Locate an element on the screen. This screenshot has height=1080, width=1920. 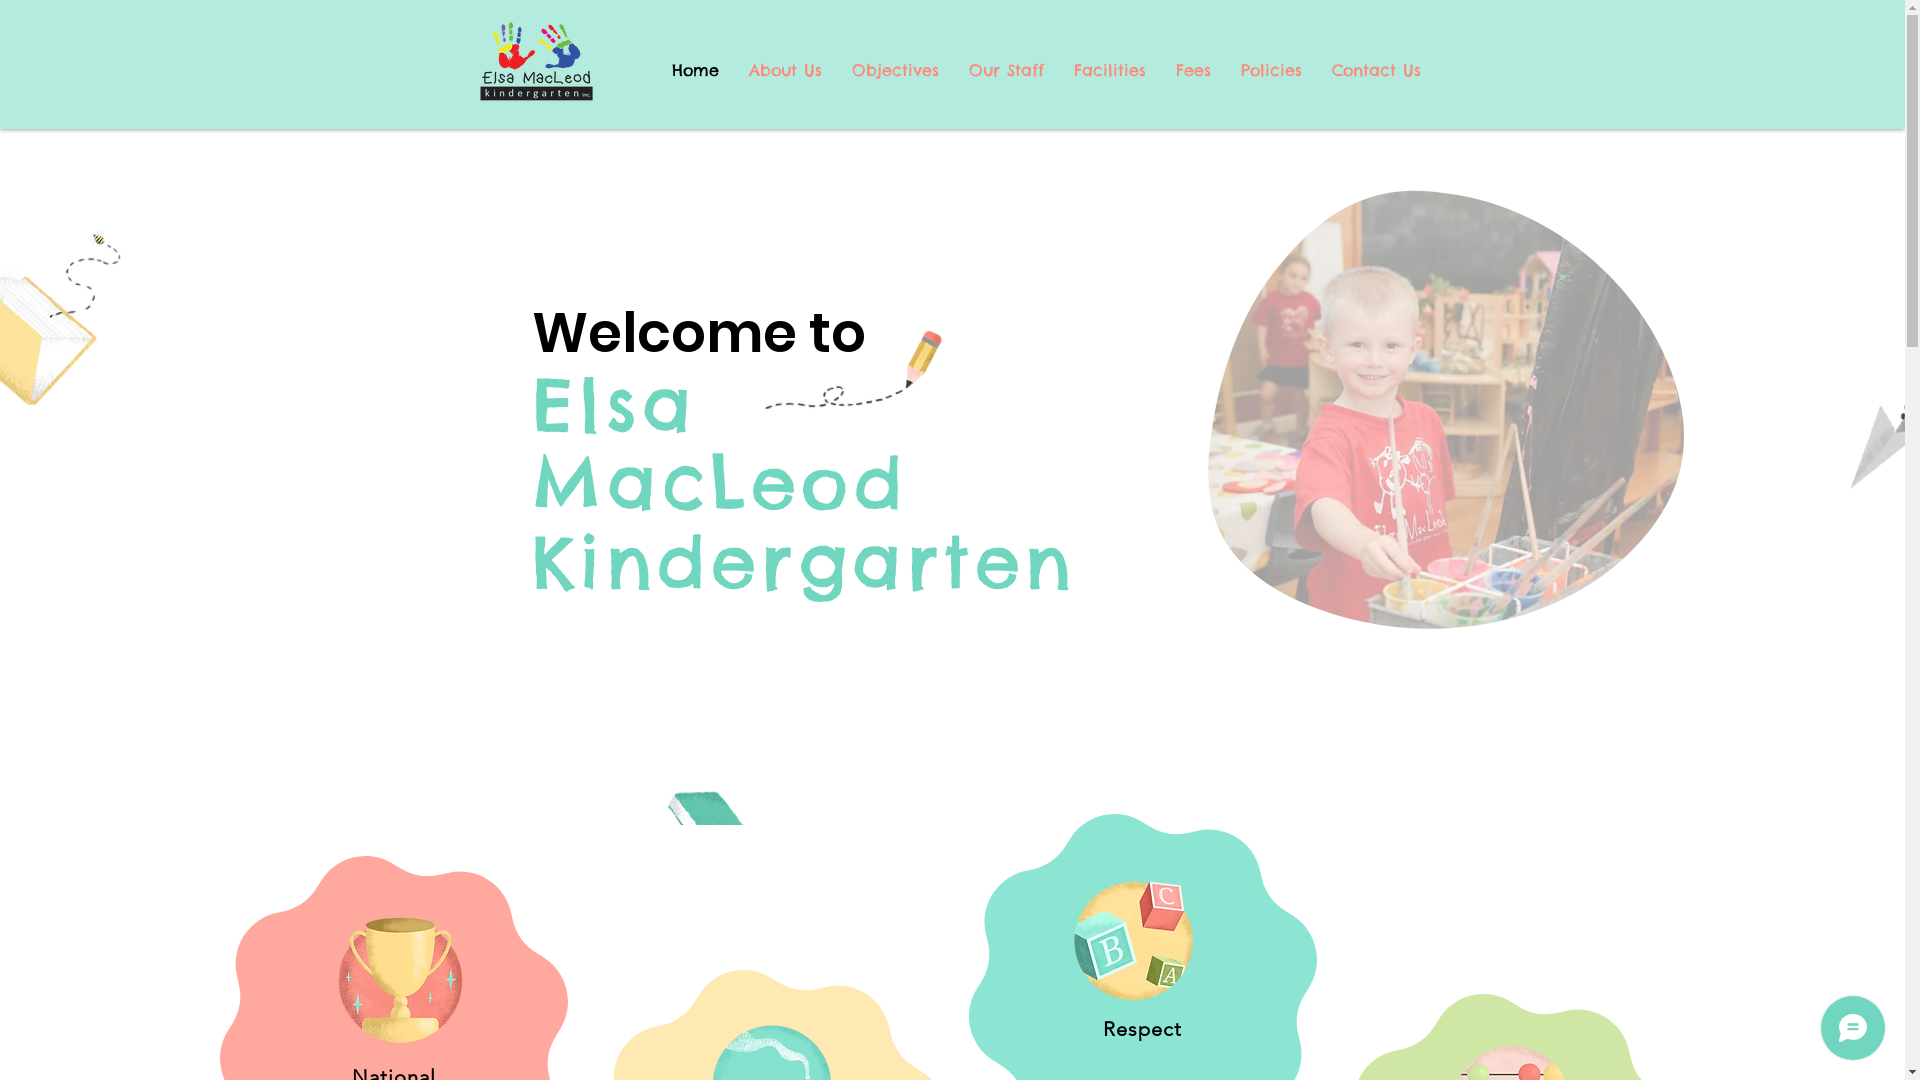
'Home' is located at coordinates (694, 69).